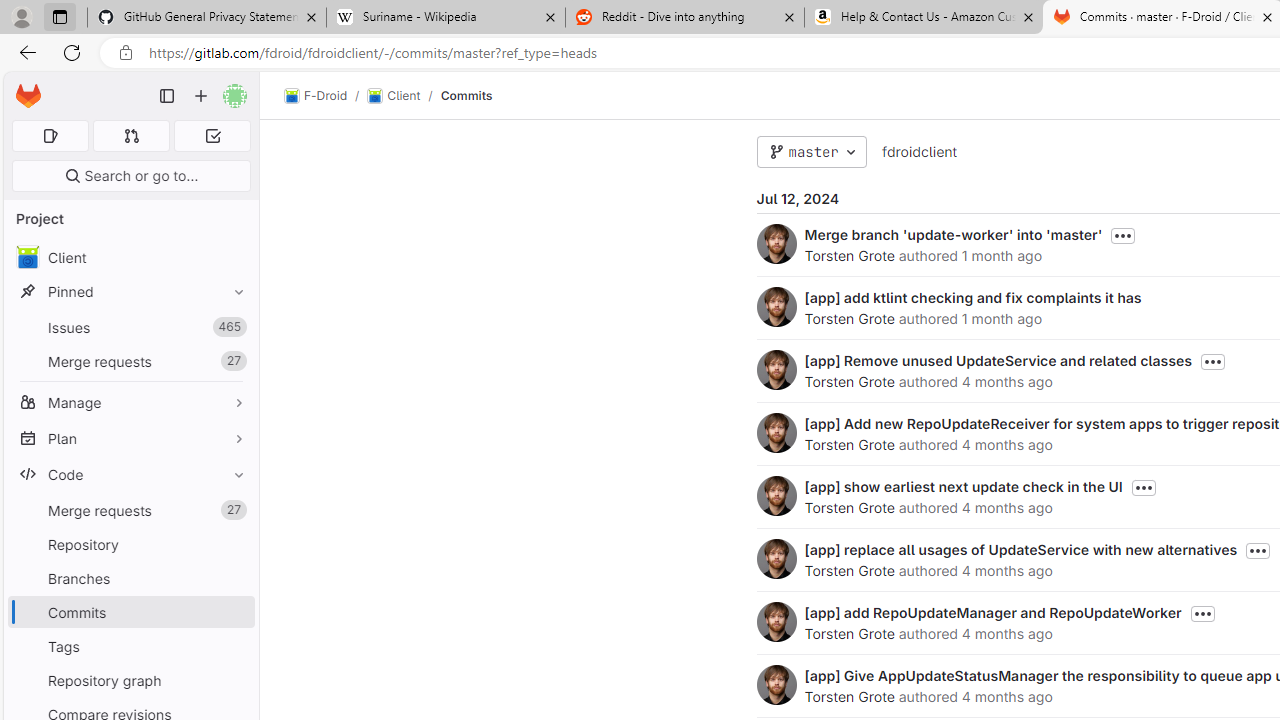 The height and width of the screenshot is (720, 1280). What do you see at coordinates (465, 95) in the screenshot?
I see `'Commits'` at bounding box center [465, 95].